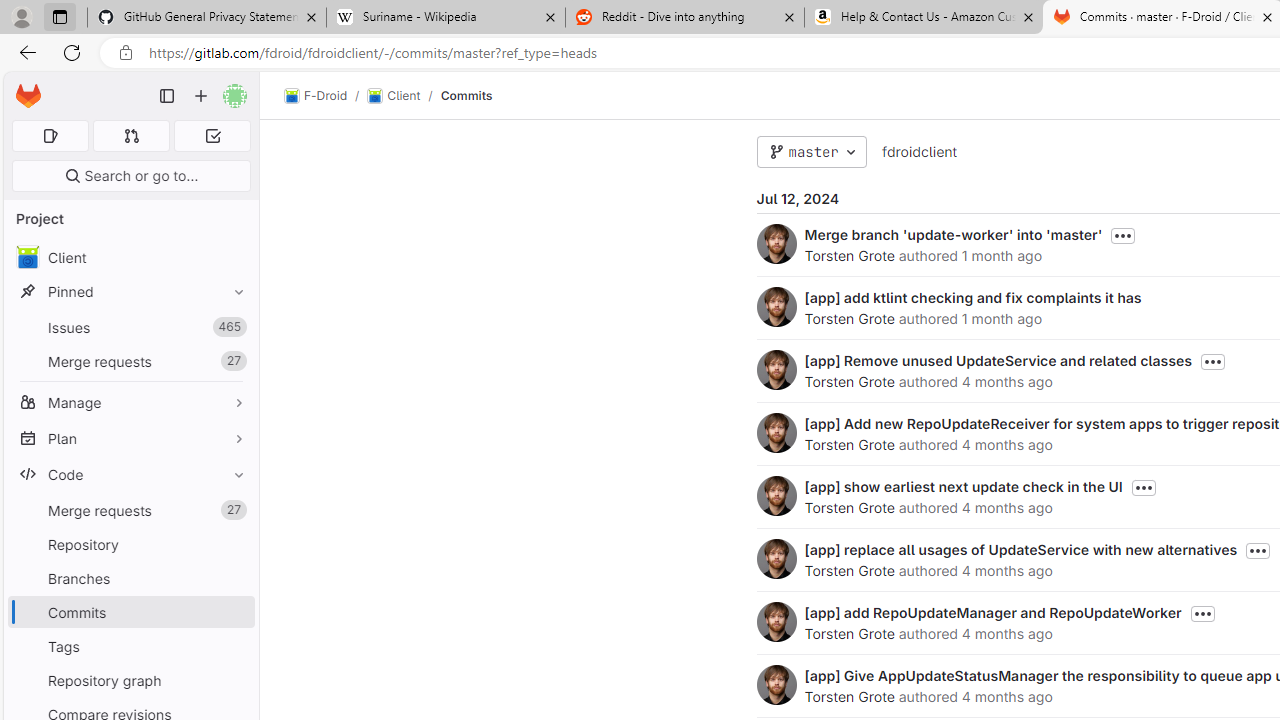 The height and width of the screenshot is (720, 1280). What do you see at coordinates (465, 95) in the screenshot?
I see `'Commits'` at bounding box center [465, 95].